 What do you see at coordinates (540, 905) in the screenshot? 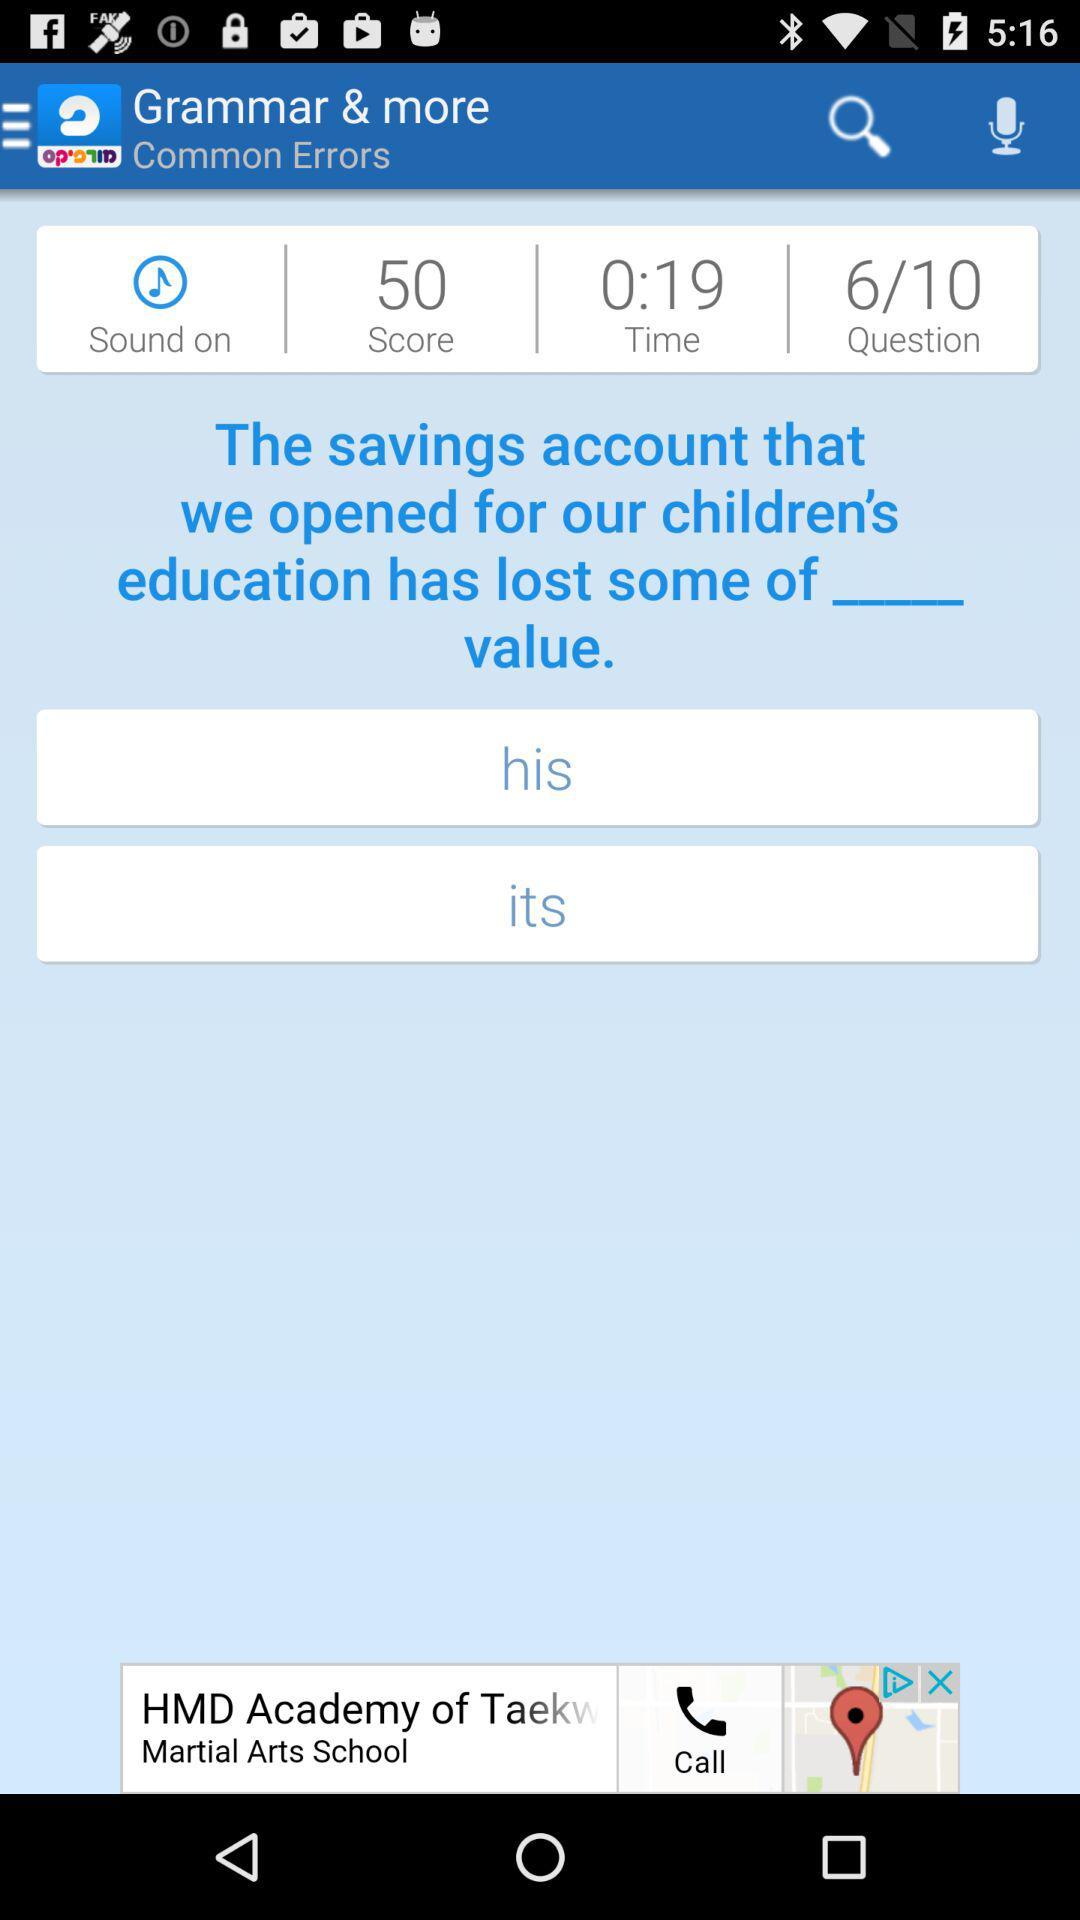
I see `item below the his icon` at bounding box center [540, 905].